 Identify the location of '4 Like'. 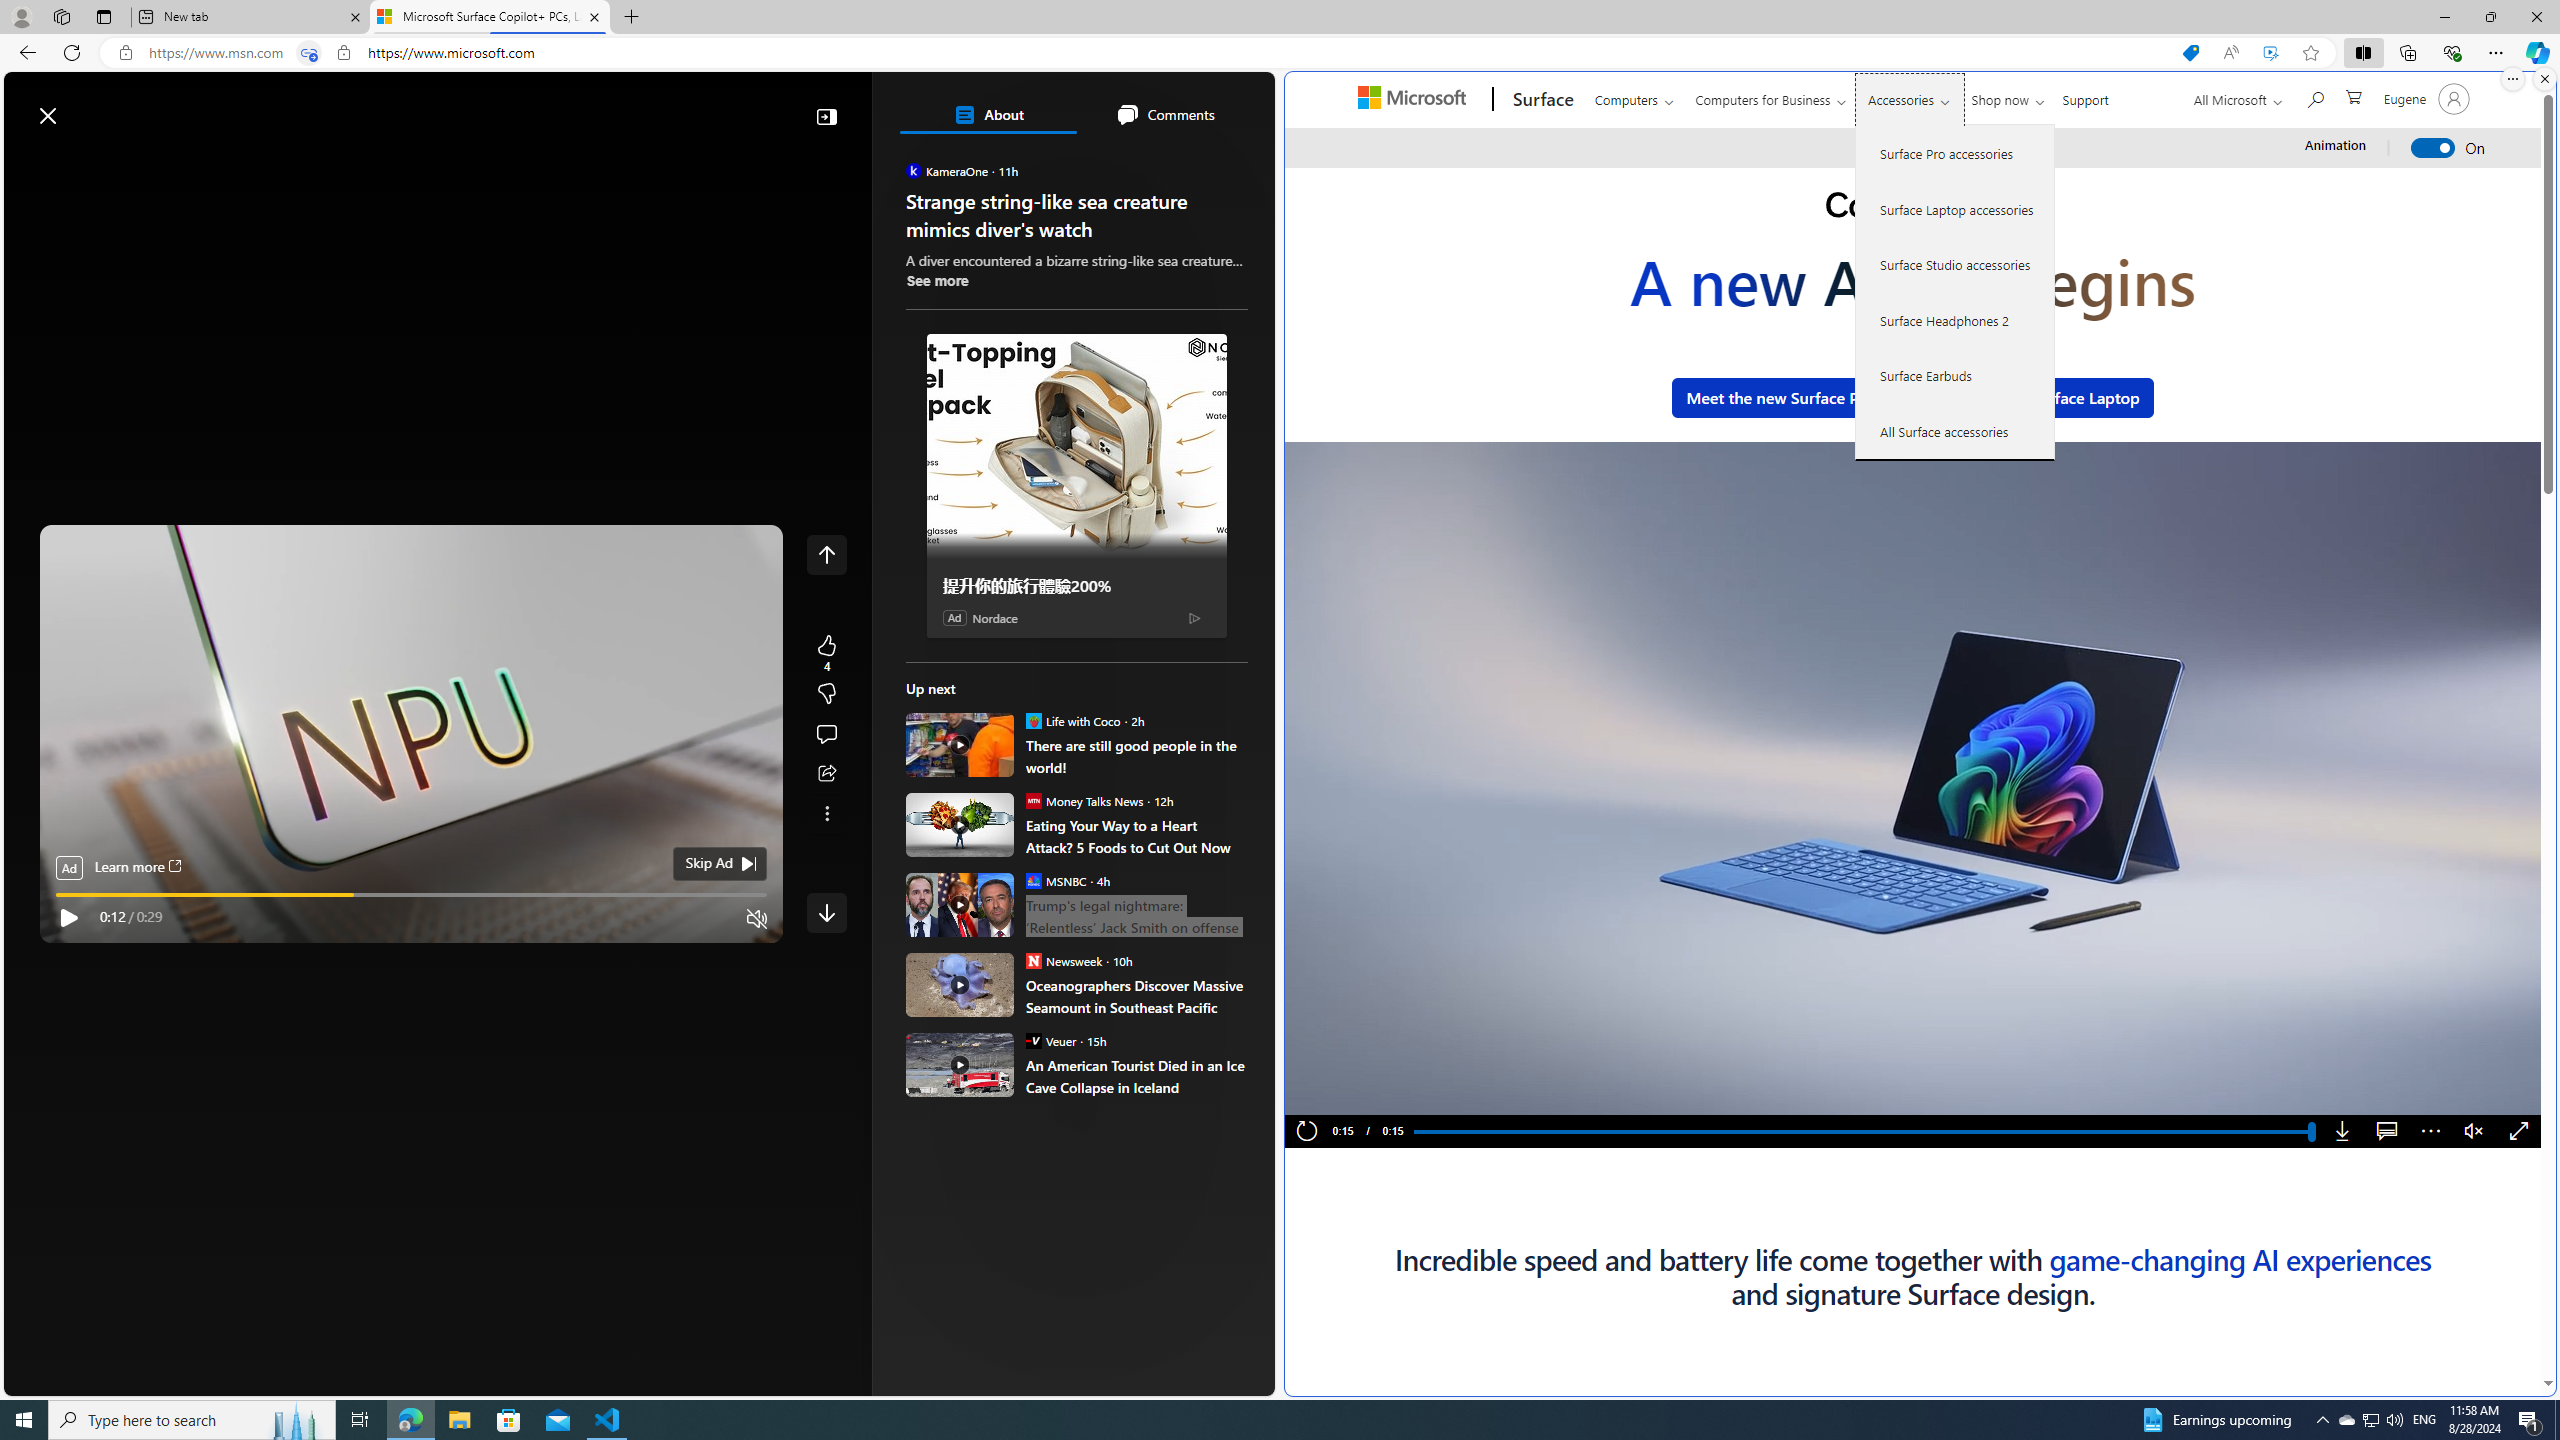
(826, 652).